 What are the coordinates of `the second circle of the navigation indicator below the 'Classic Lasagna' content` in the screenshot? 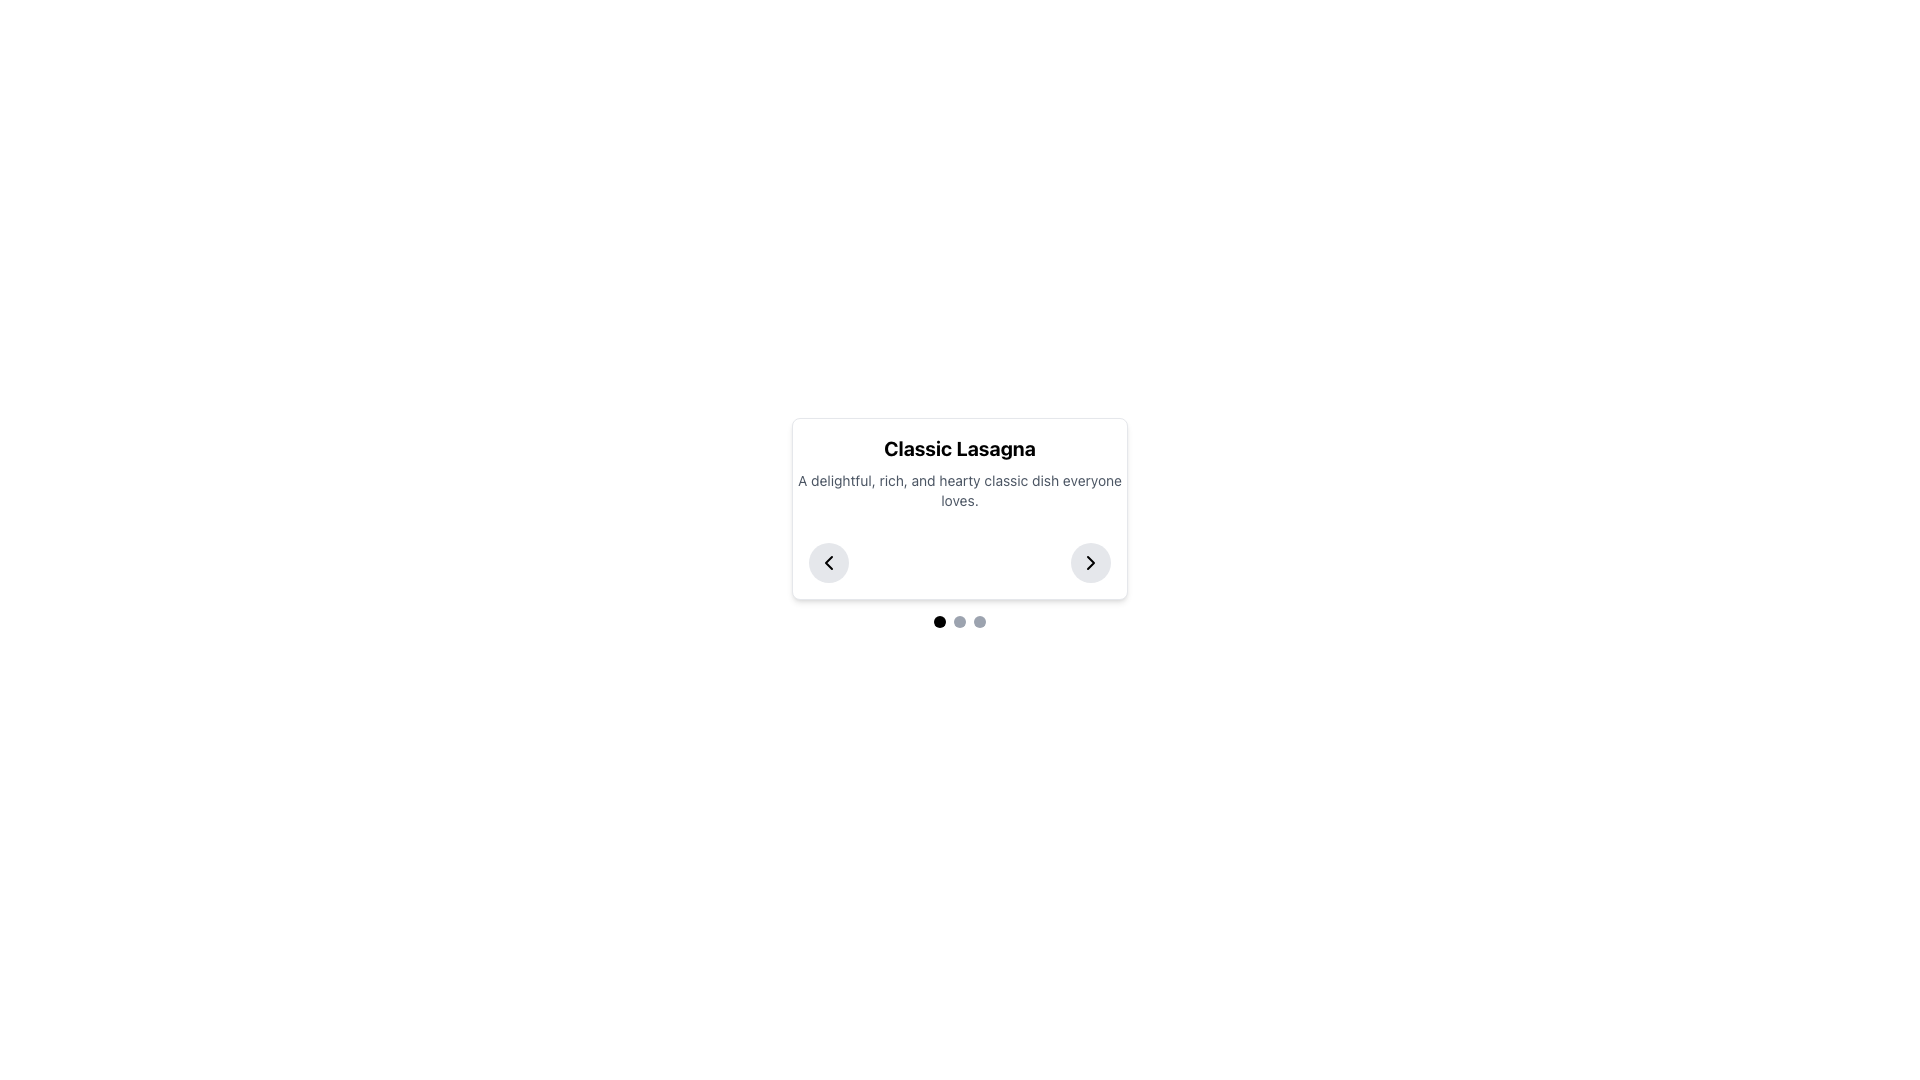 It's located at (960, 620).